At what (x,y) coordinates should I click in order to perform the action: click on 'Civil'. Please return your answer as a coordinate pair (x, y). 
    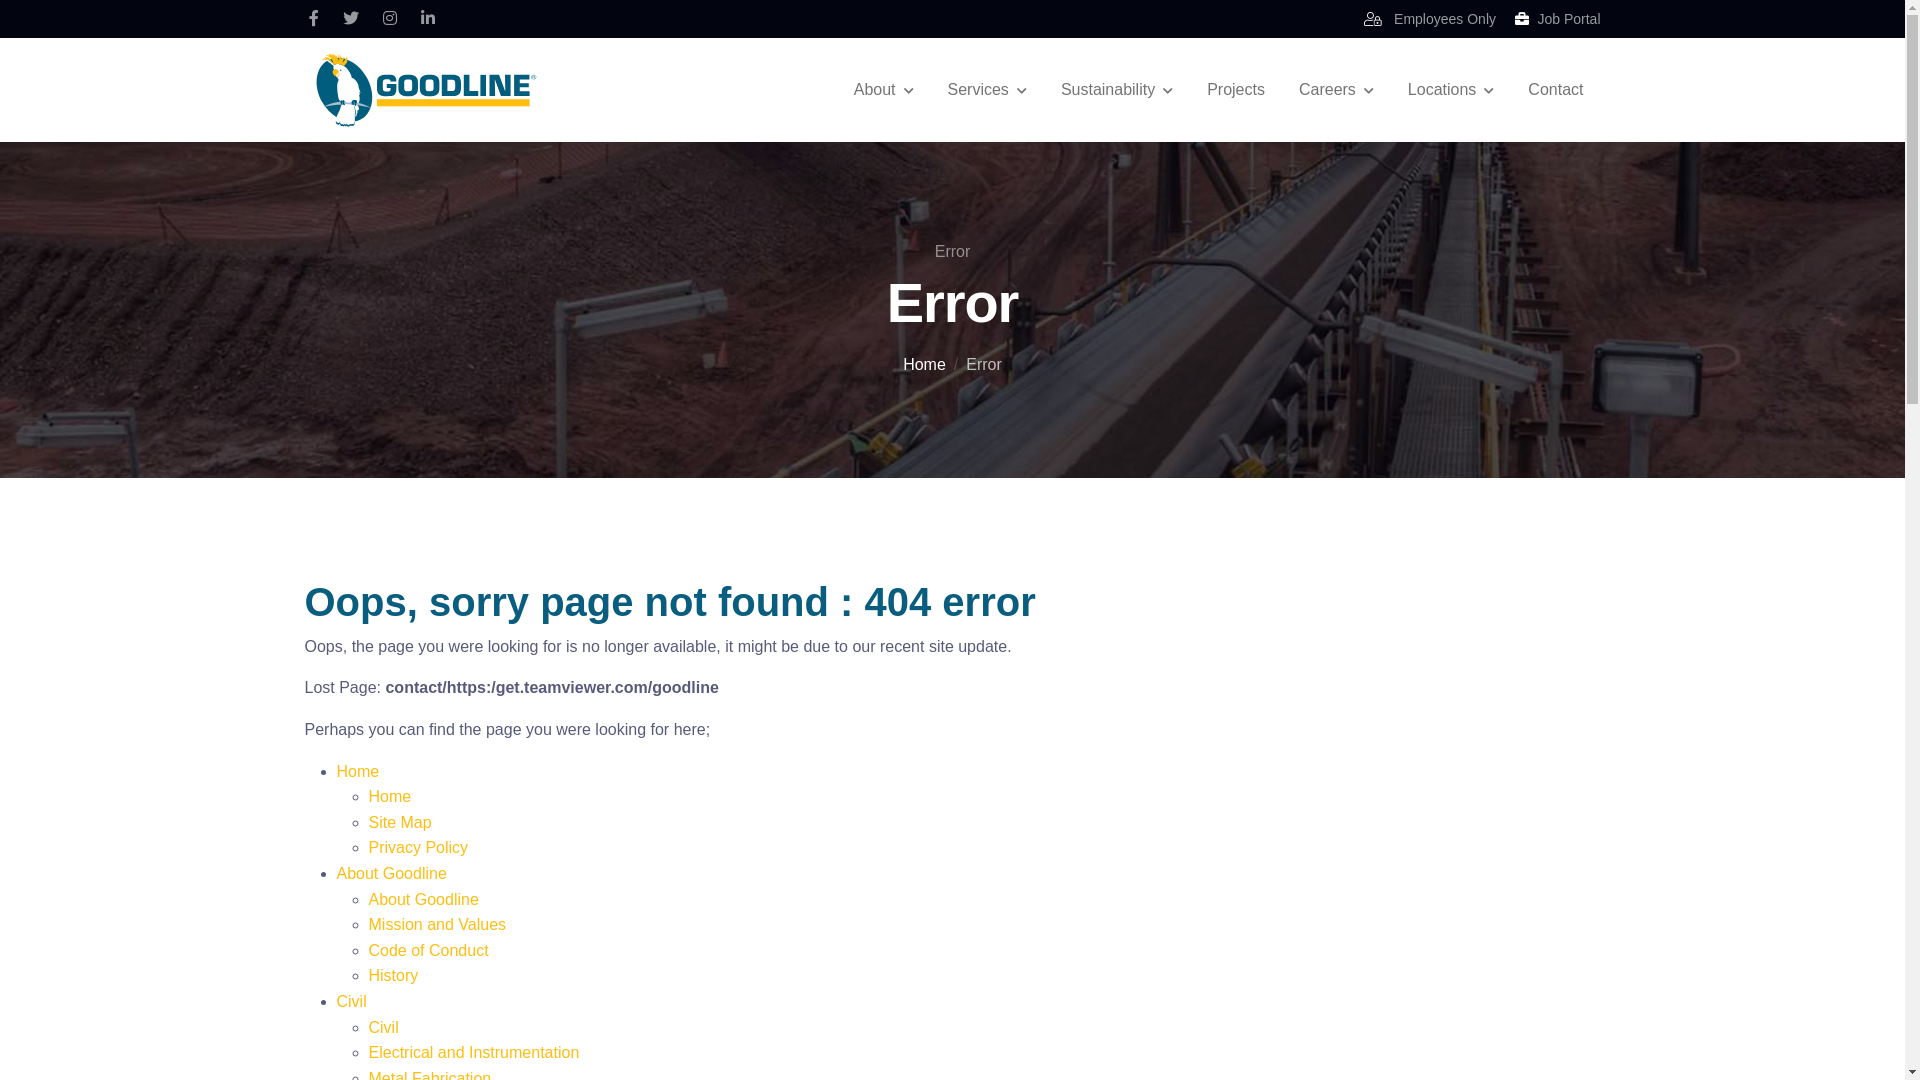
    Looking at the image, I should click on (383, 1027).